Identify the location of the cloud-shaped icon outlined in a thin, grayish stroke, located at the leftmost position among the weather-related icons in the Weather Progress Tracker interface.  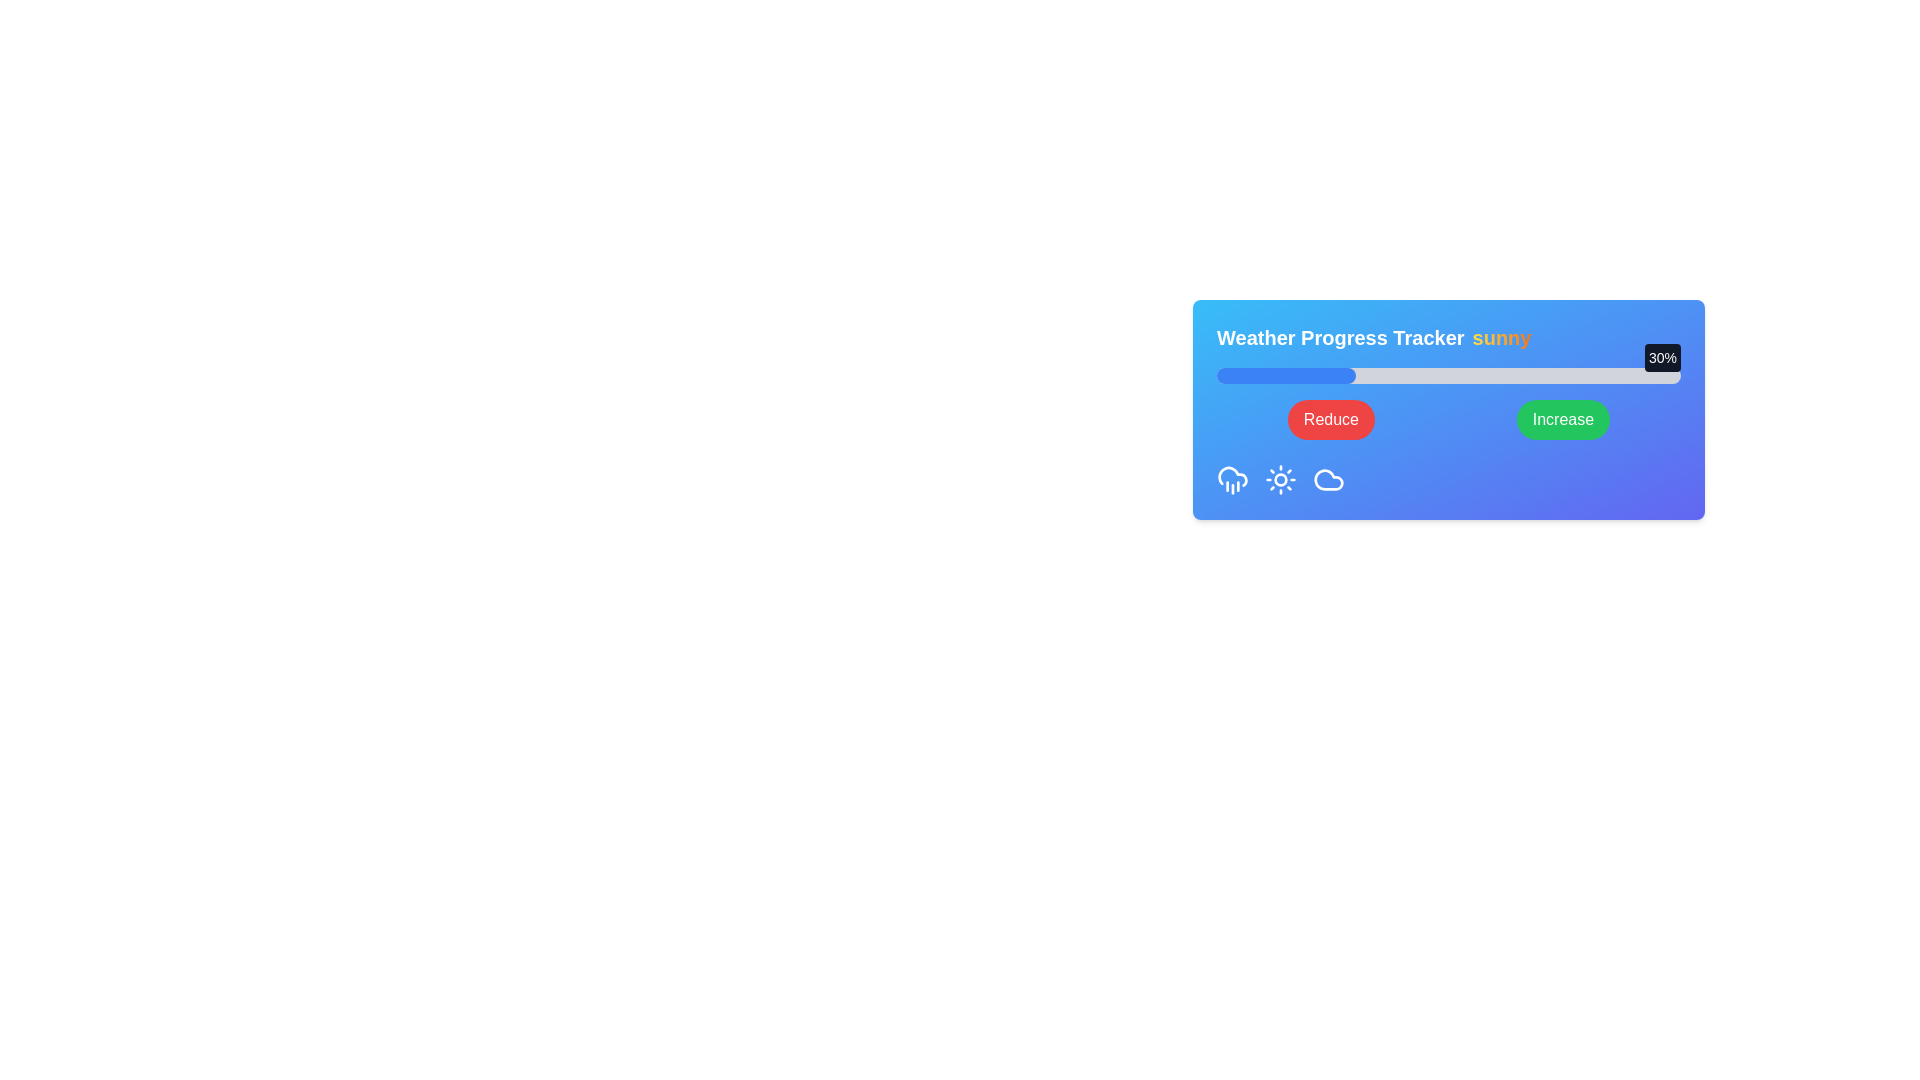
(1329, 479).